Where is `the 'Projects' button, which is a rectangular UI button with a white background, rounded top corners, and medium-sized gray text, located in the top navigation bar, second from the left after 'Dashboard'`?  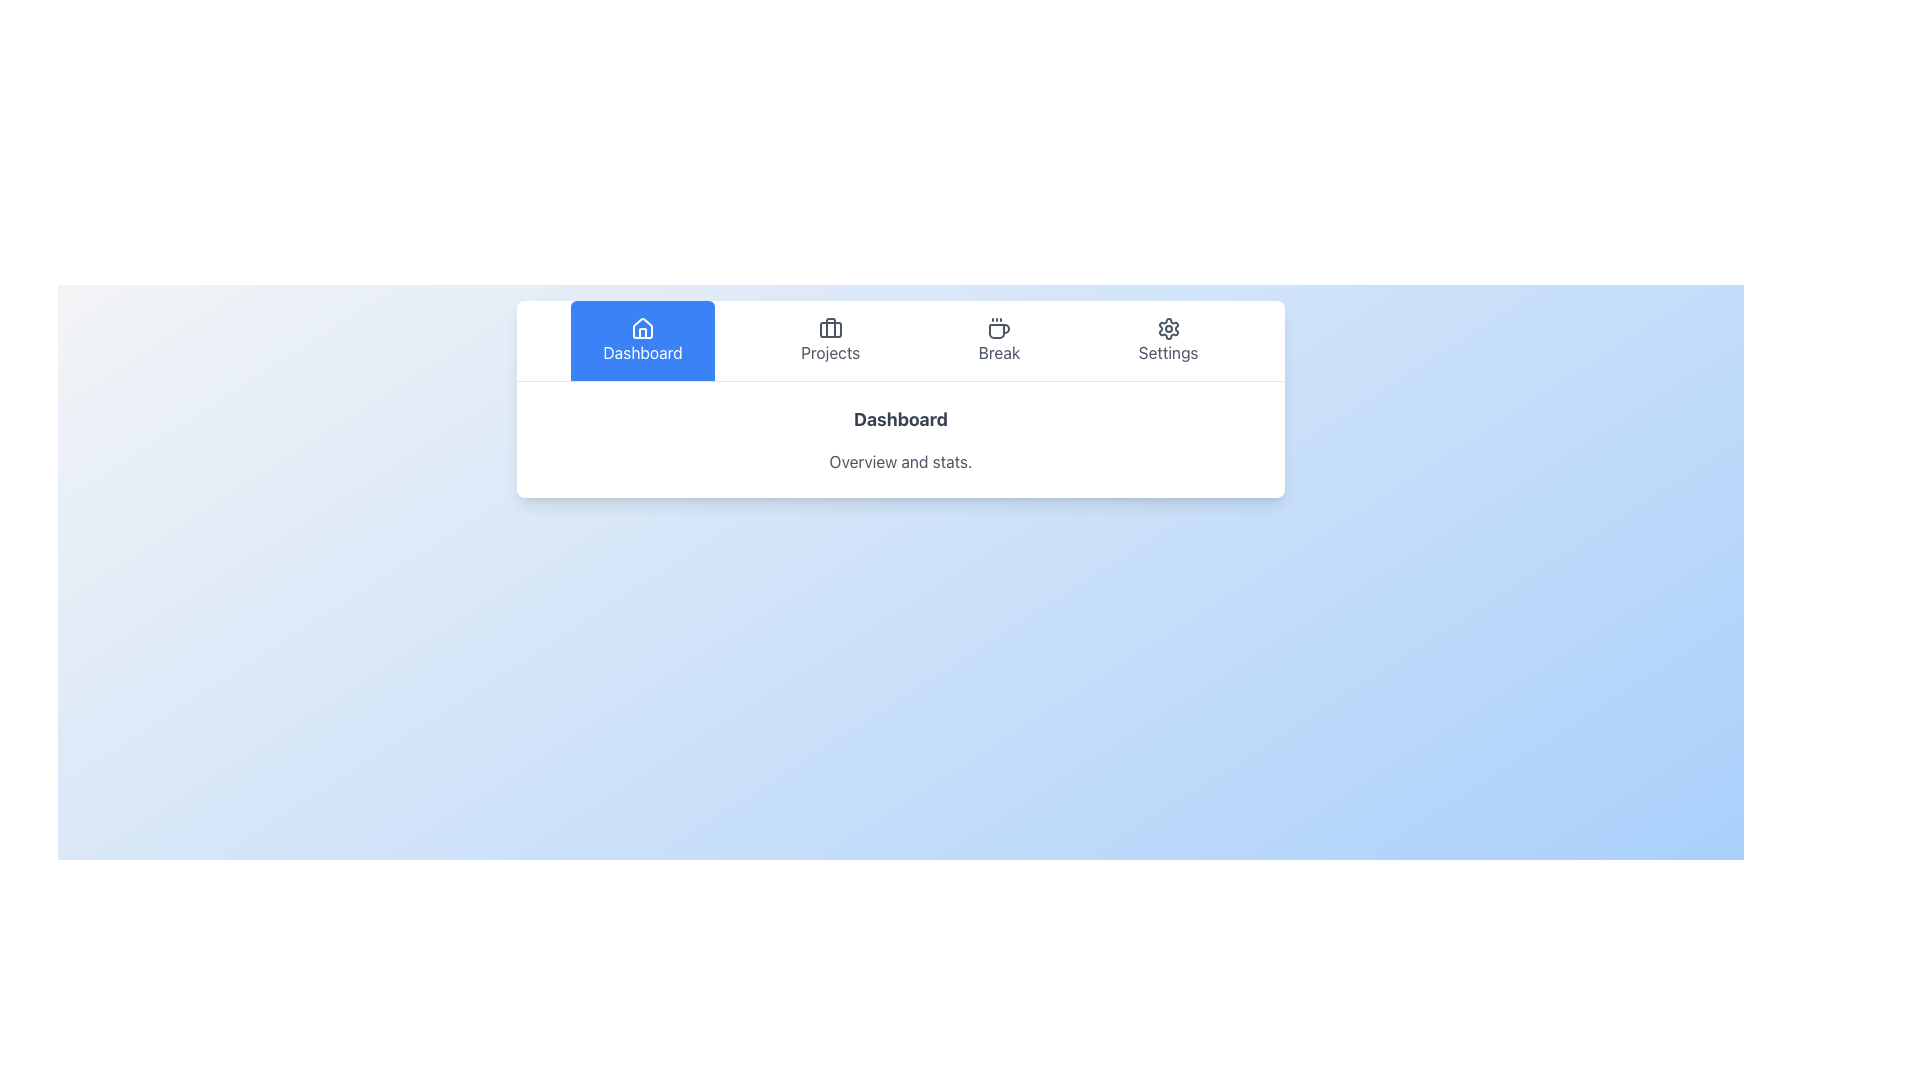 the 'Projects' button, which is a rectangular UI button with a white background, rounded top corners, and medium-sized gray text, located in the top navigation bar, second from the left after 'Dashboard' is located at coordinates (830, 339).